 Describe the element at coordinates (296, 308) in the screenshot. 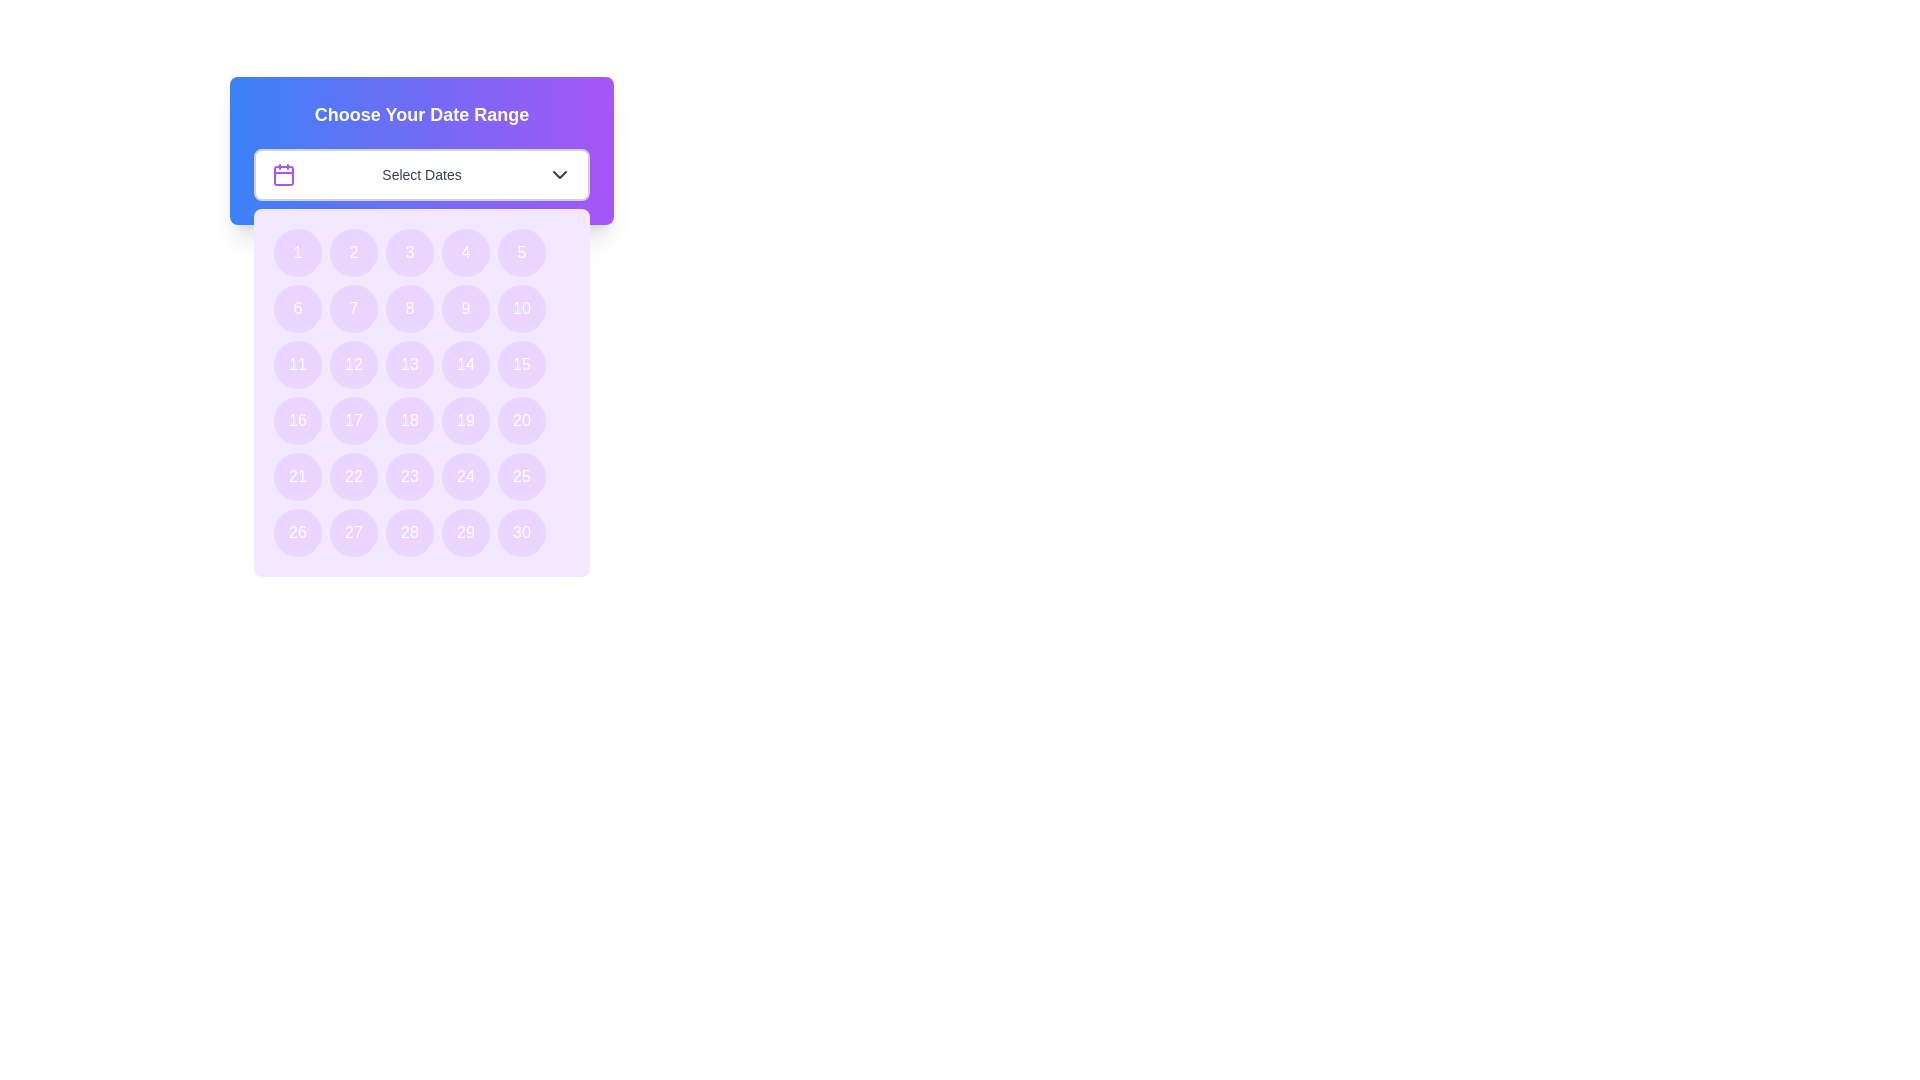

I see `the Interactive button located in the first column of the second row of the grid layout` at that location.